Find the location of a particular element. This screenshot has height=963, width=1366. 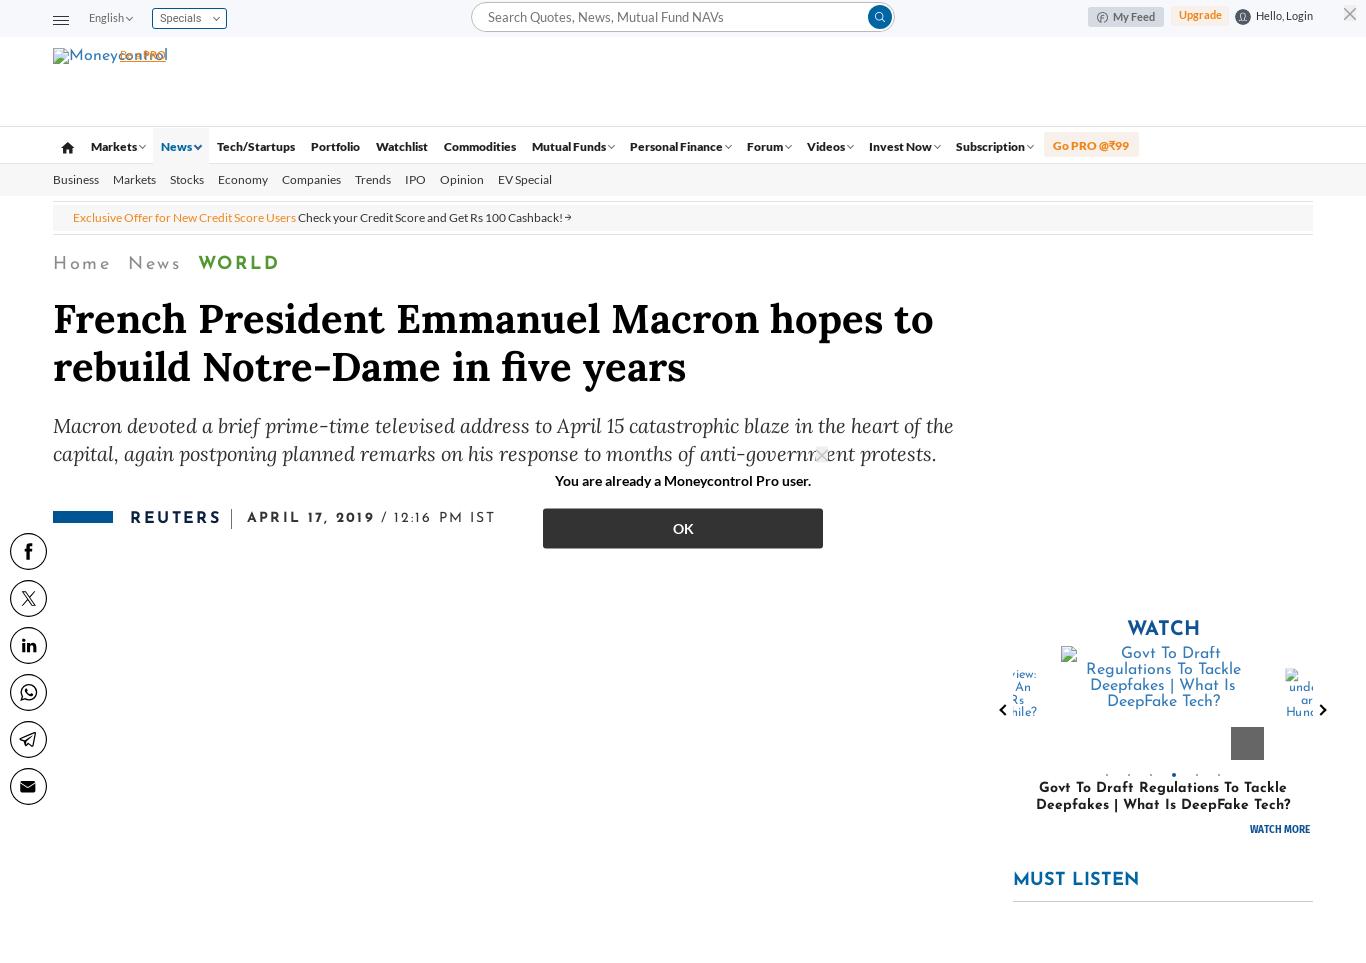

'Hello, Login' is located at coordinates (1283, 14).